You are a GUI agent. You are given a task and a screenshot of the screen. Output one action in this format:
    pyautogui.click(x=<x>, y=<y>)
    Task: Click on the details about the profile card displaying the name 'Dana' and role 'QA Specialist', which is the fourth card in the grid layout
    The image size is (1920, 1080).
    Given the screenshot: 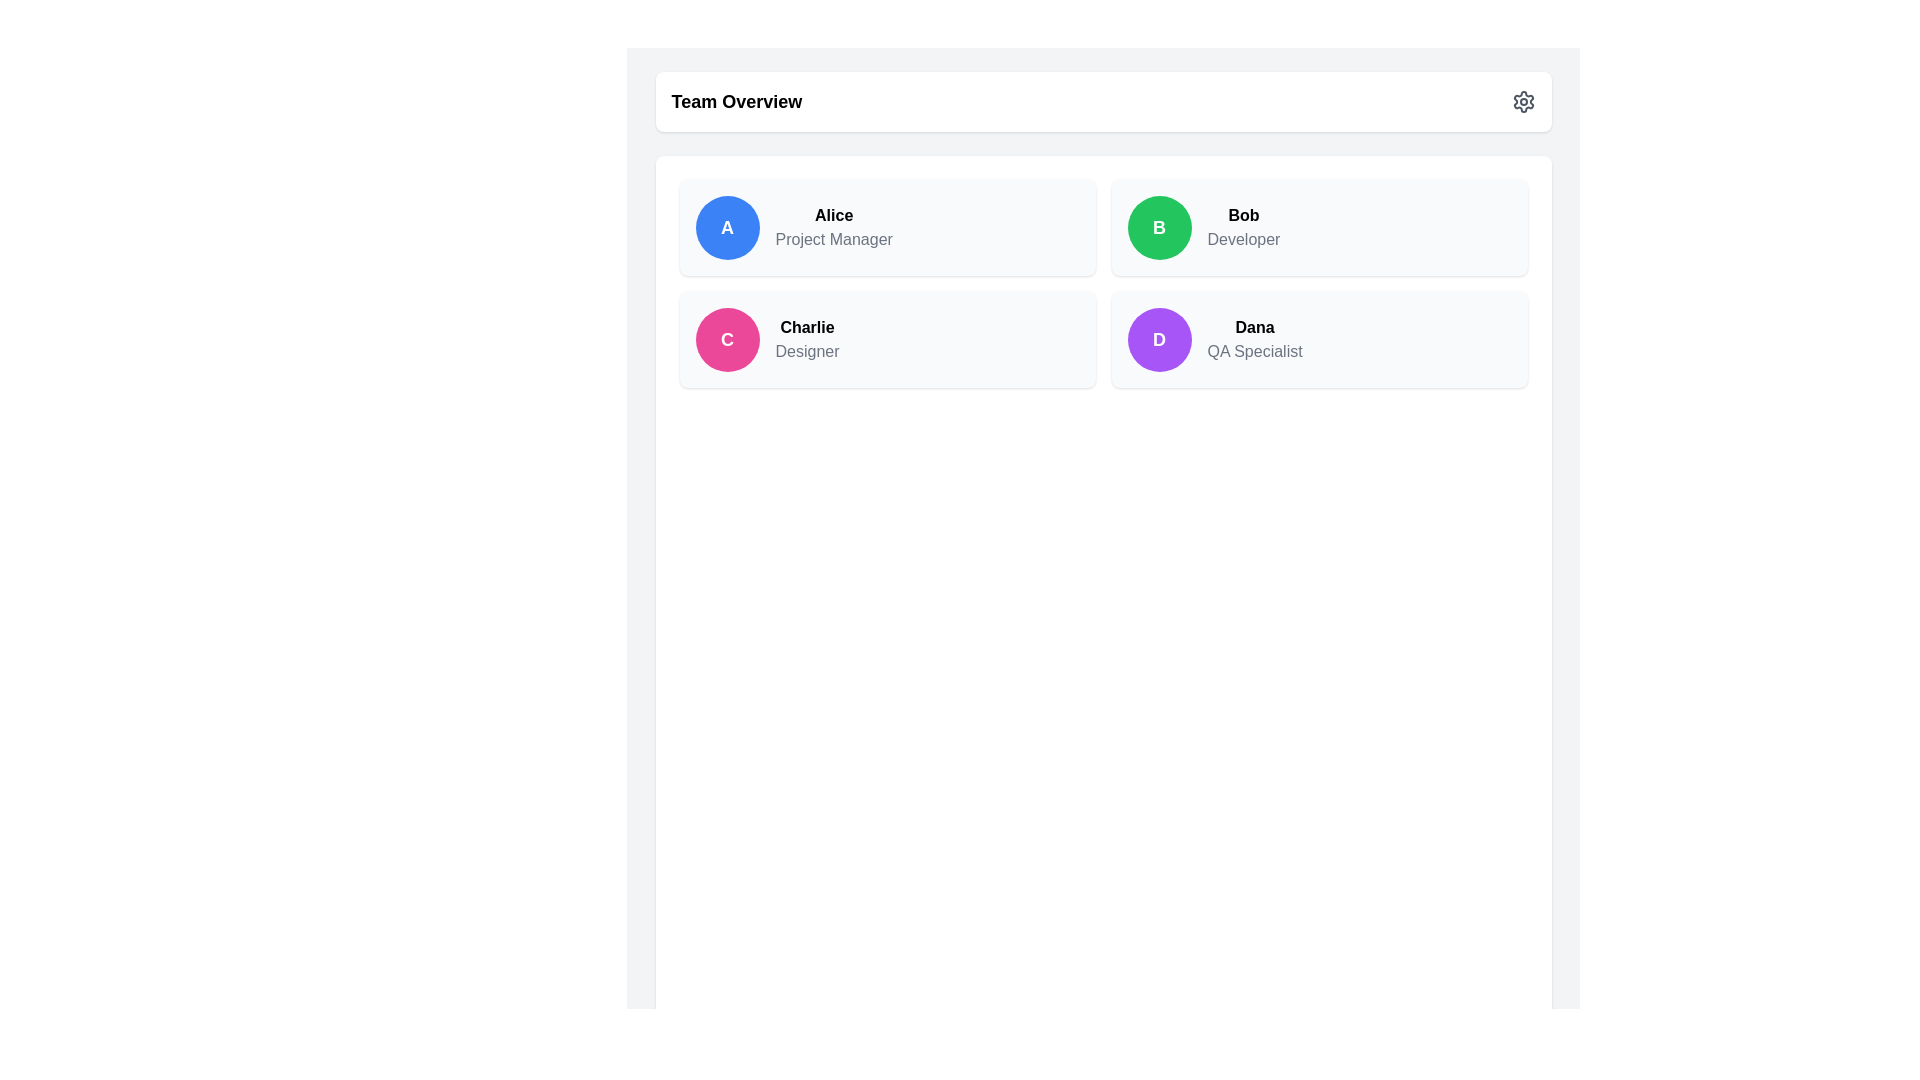 What is the action you would take?
    pyautogui.click(x=1319, y=338)
    